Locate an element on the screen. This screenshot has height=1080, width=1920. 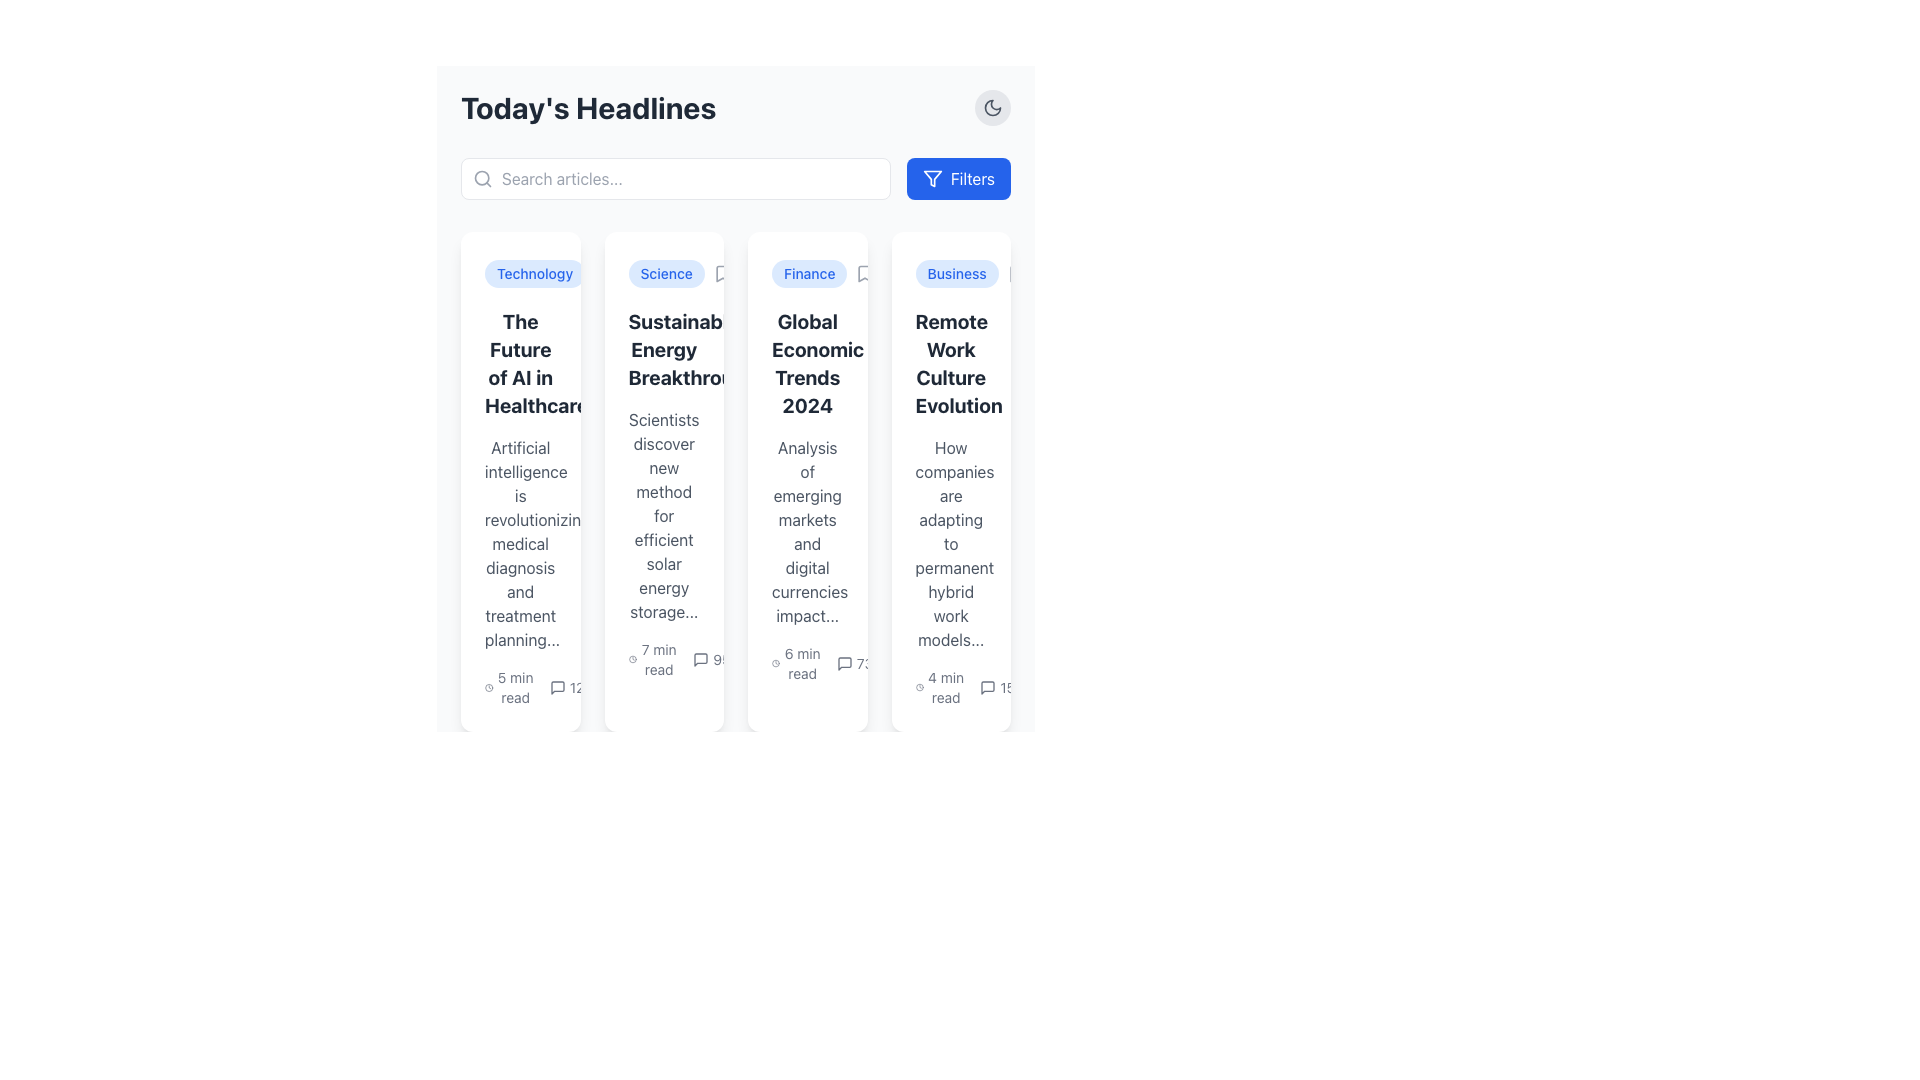
the comments icon located at the bottom right corner of the 'Remote Work Culture Evolution' card, which opens the comments section related to the content is located at coordinates (988, 686).